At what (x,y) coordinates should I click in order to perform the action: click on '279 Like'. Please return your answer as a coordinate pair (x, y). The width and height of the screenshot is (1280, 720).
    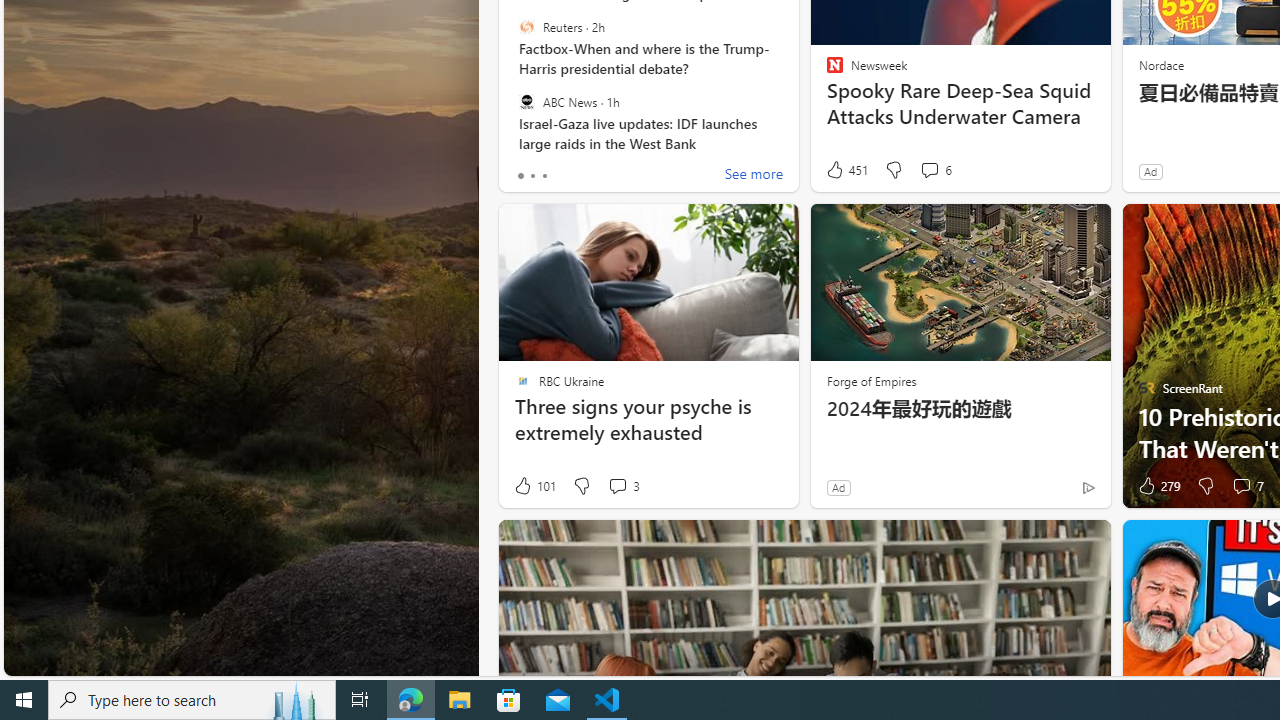
    Looking at the image, I should click on (1157, 486).